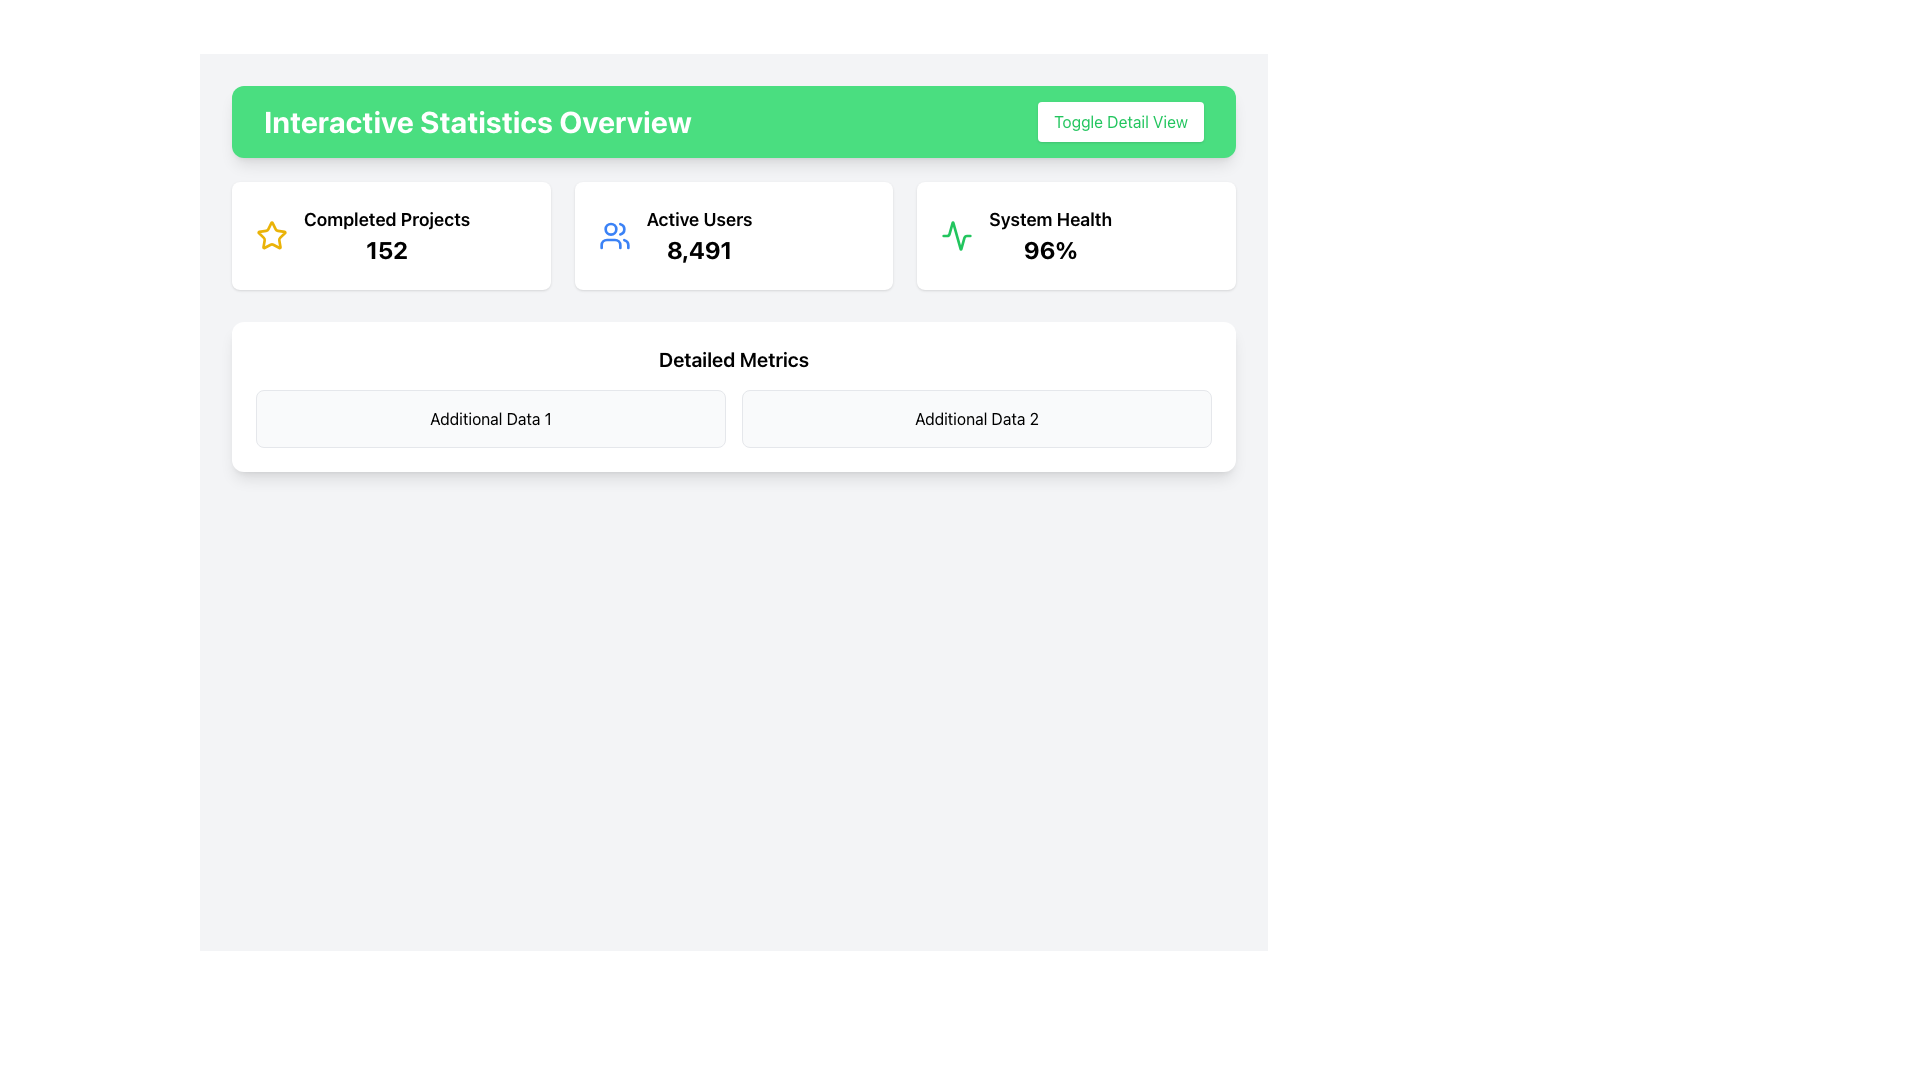  Describe the element at coordinates (1049, 249) in the screenshot. I see `the static text displaying the system health status of 96%, located beneath the 'System Health' label in the upper-right region of the interface` at that location.